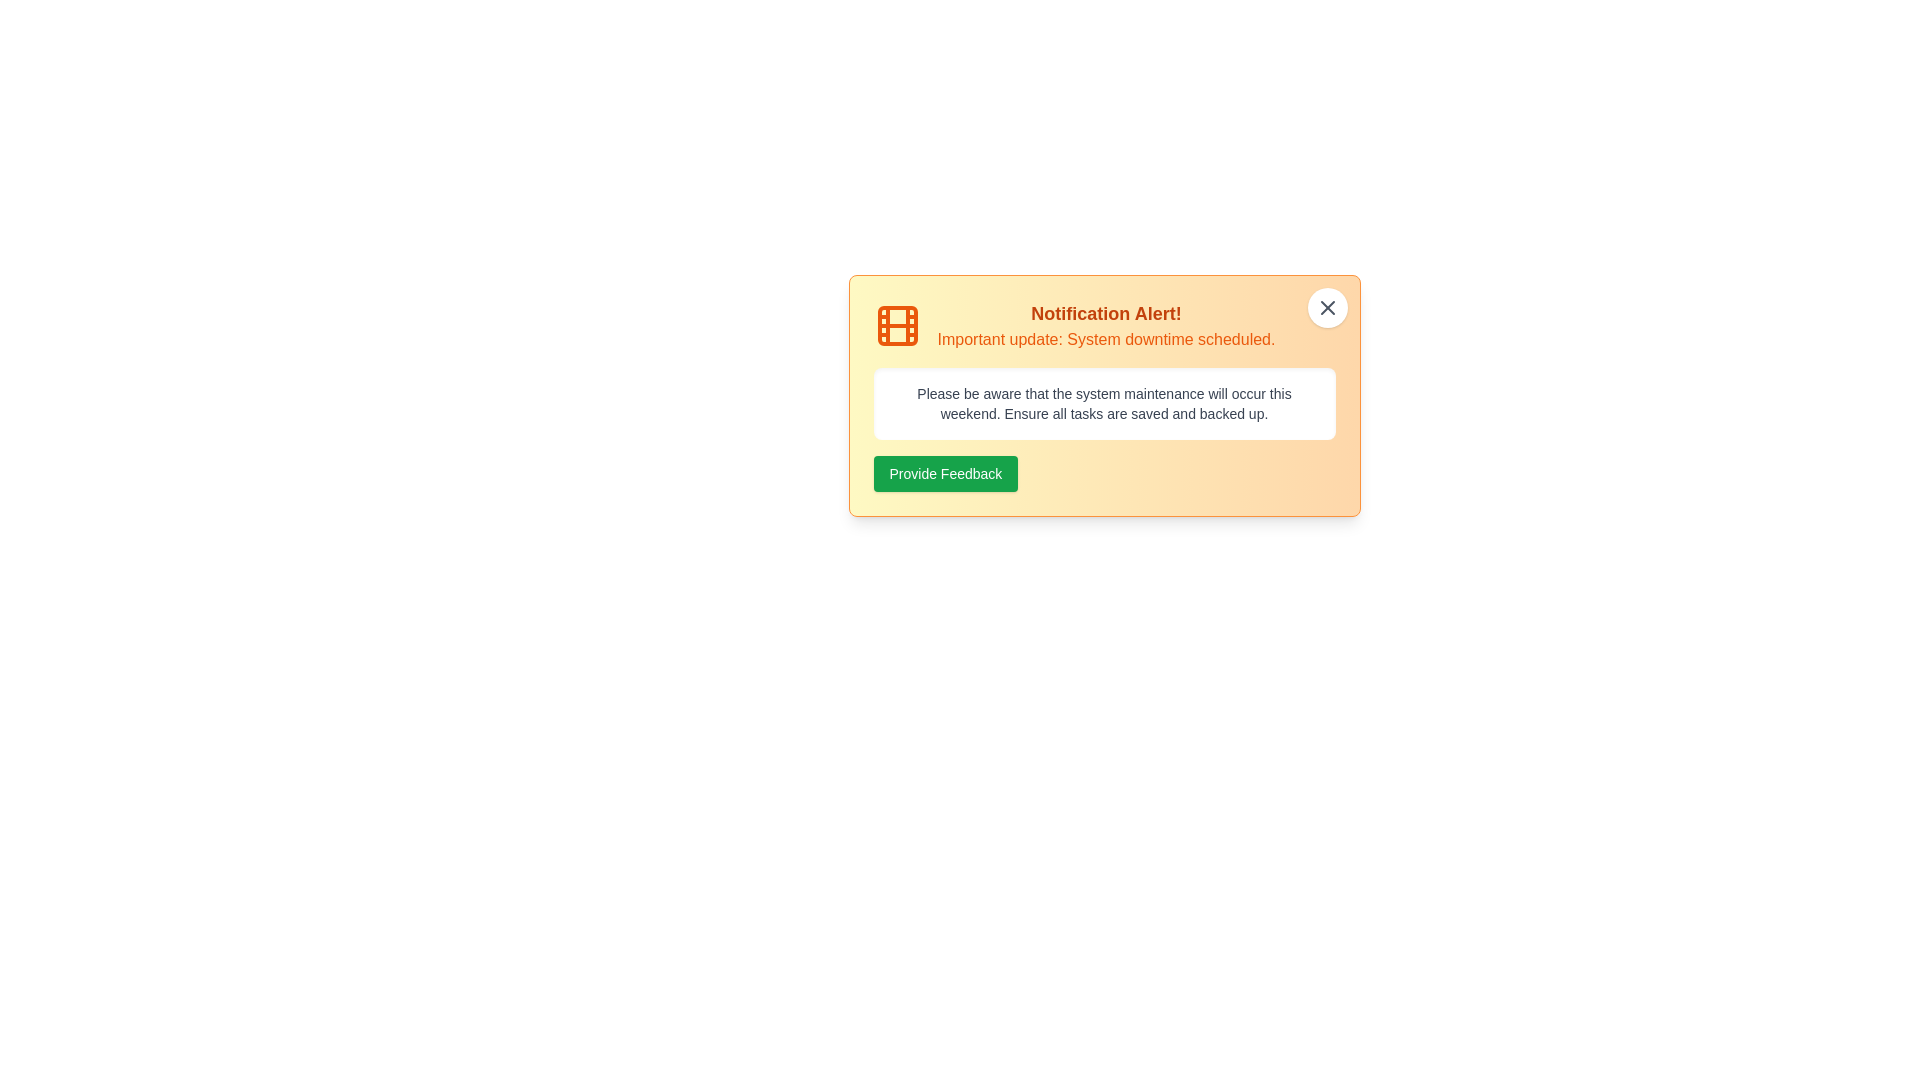  What do you see at coordinates (944, 474) in the screenshot?
I see `the 'Provide Feedback' button to interact with the informational text` at bounding box center [944, 474].